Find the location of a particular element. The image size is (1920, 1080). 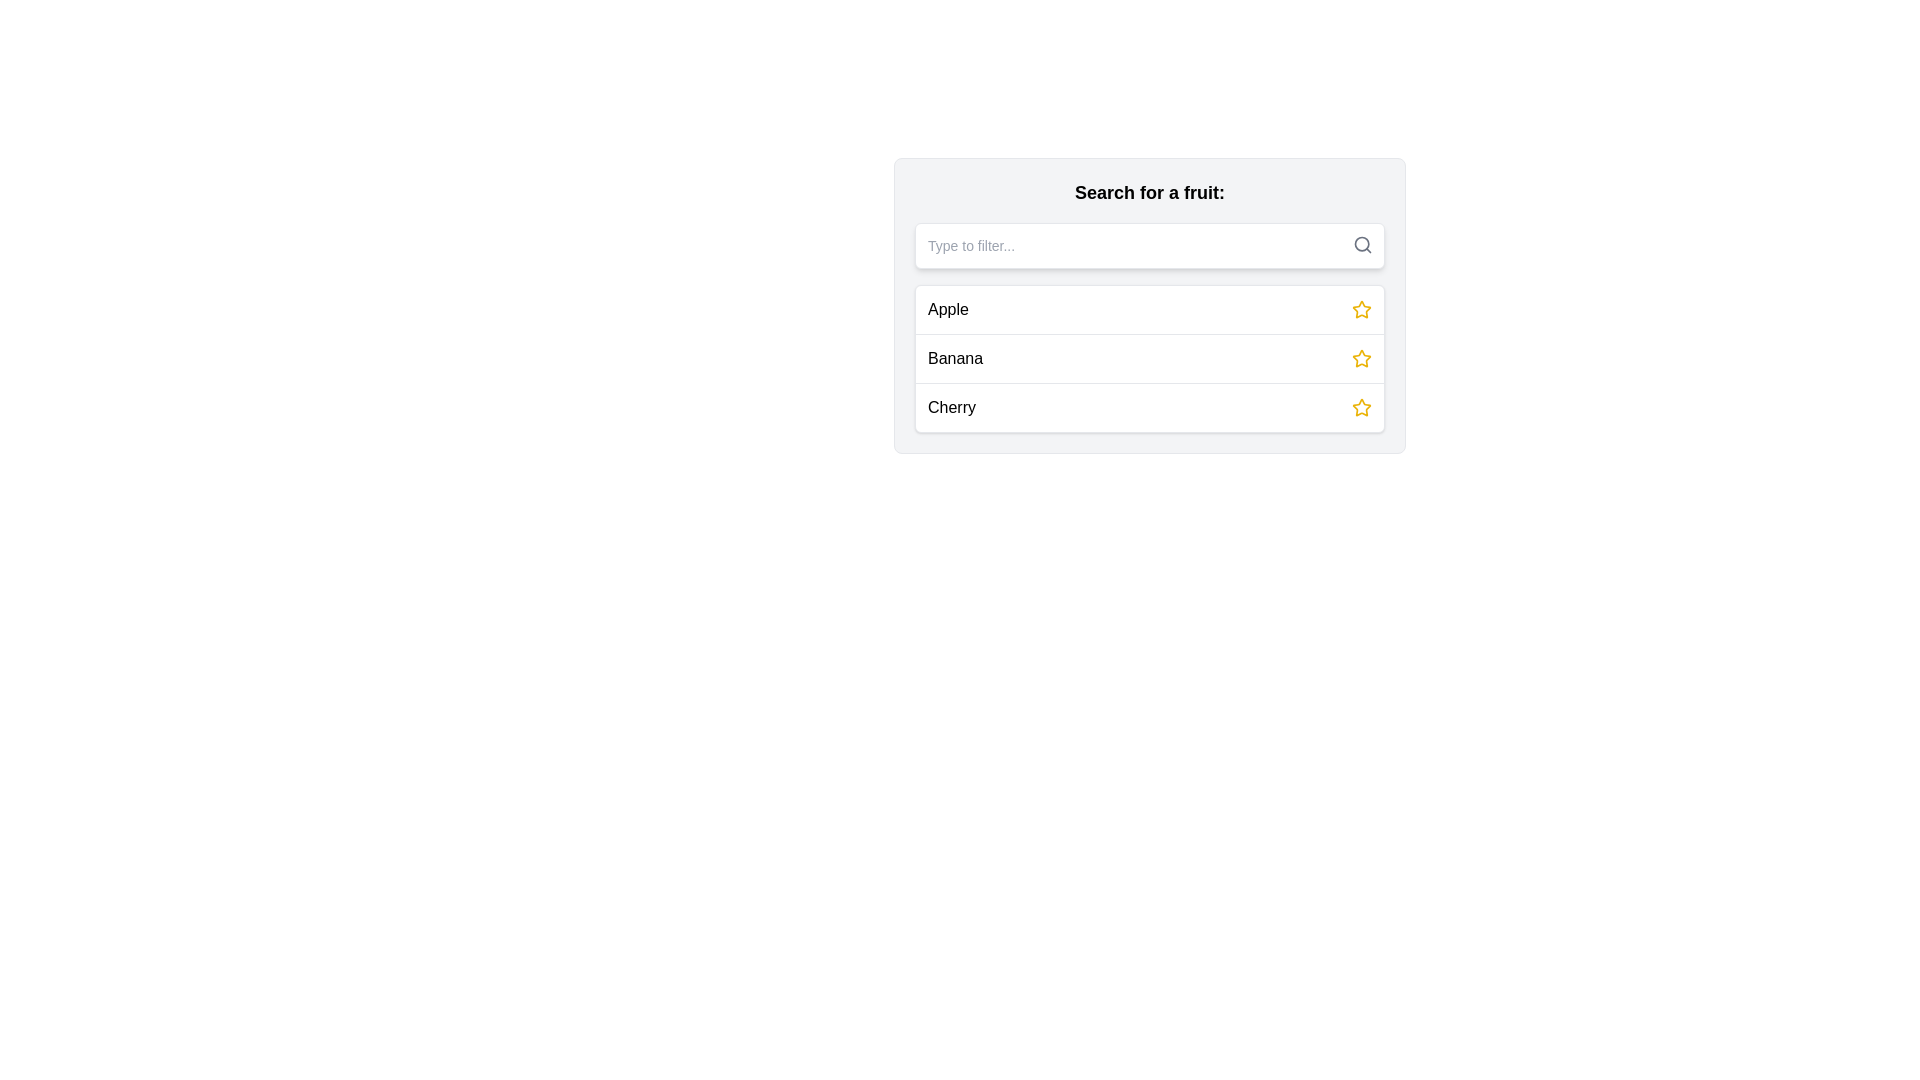

the third list item labeled 'Cherry' is located at coordinates (1150, 406).